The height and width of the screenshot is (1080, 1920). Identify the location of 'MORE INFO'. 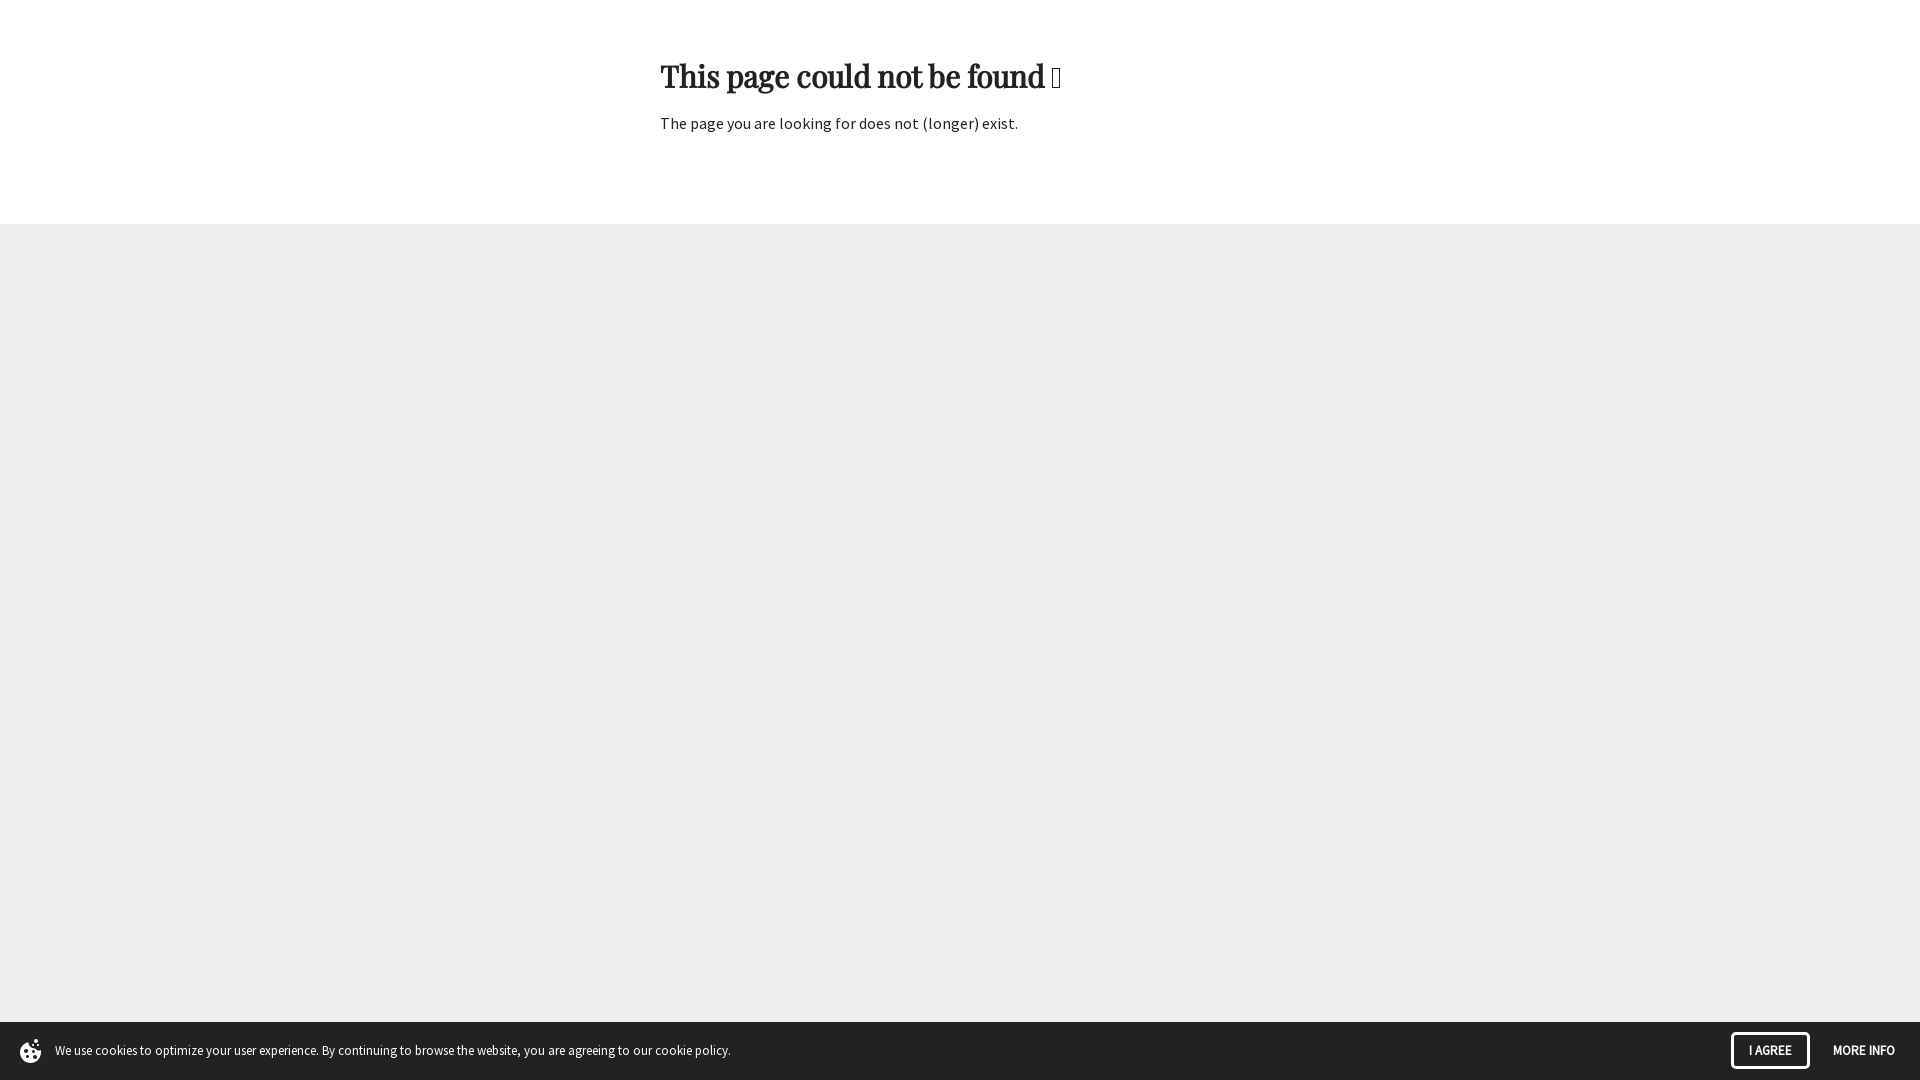
(1862, 1049).